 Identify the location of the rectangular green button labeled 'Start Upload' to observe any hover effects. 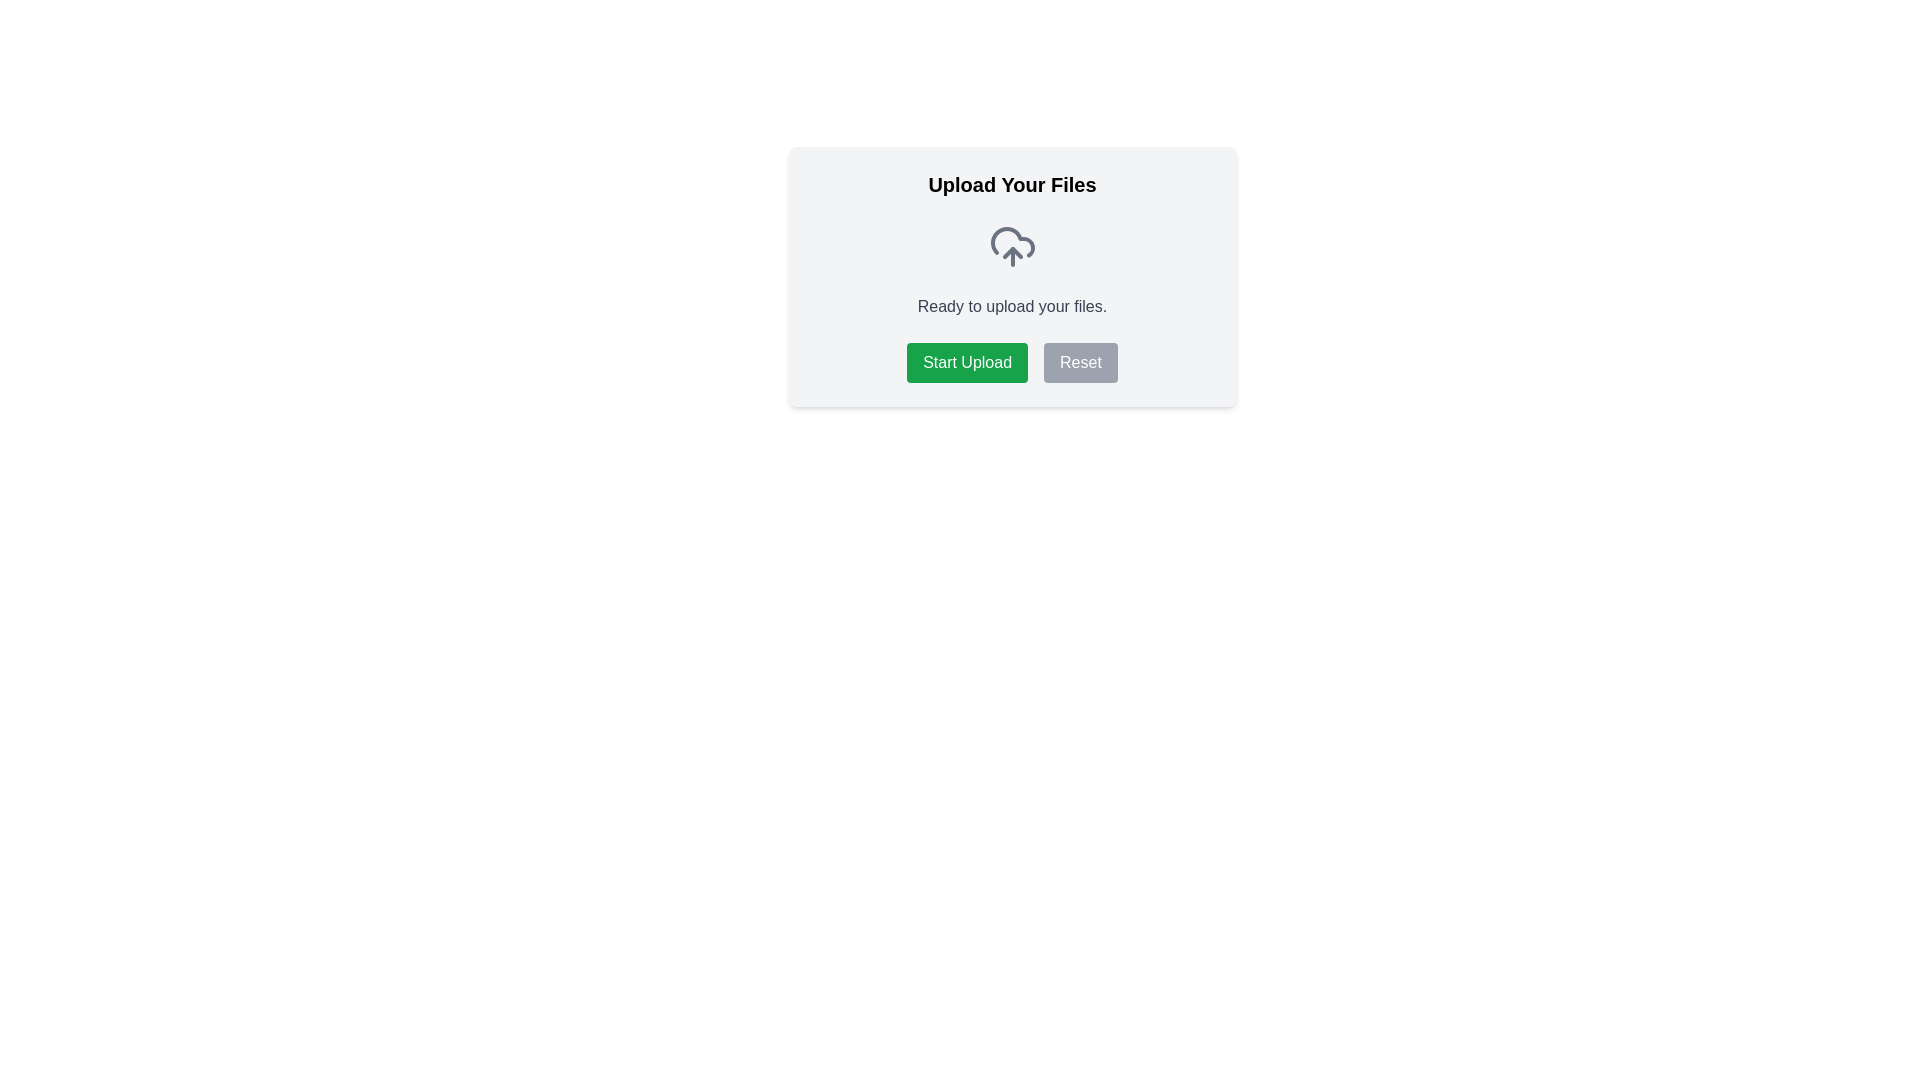
(967, 362).